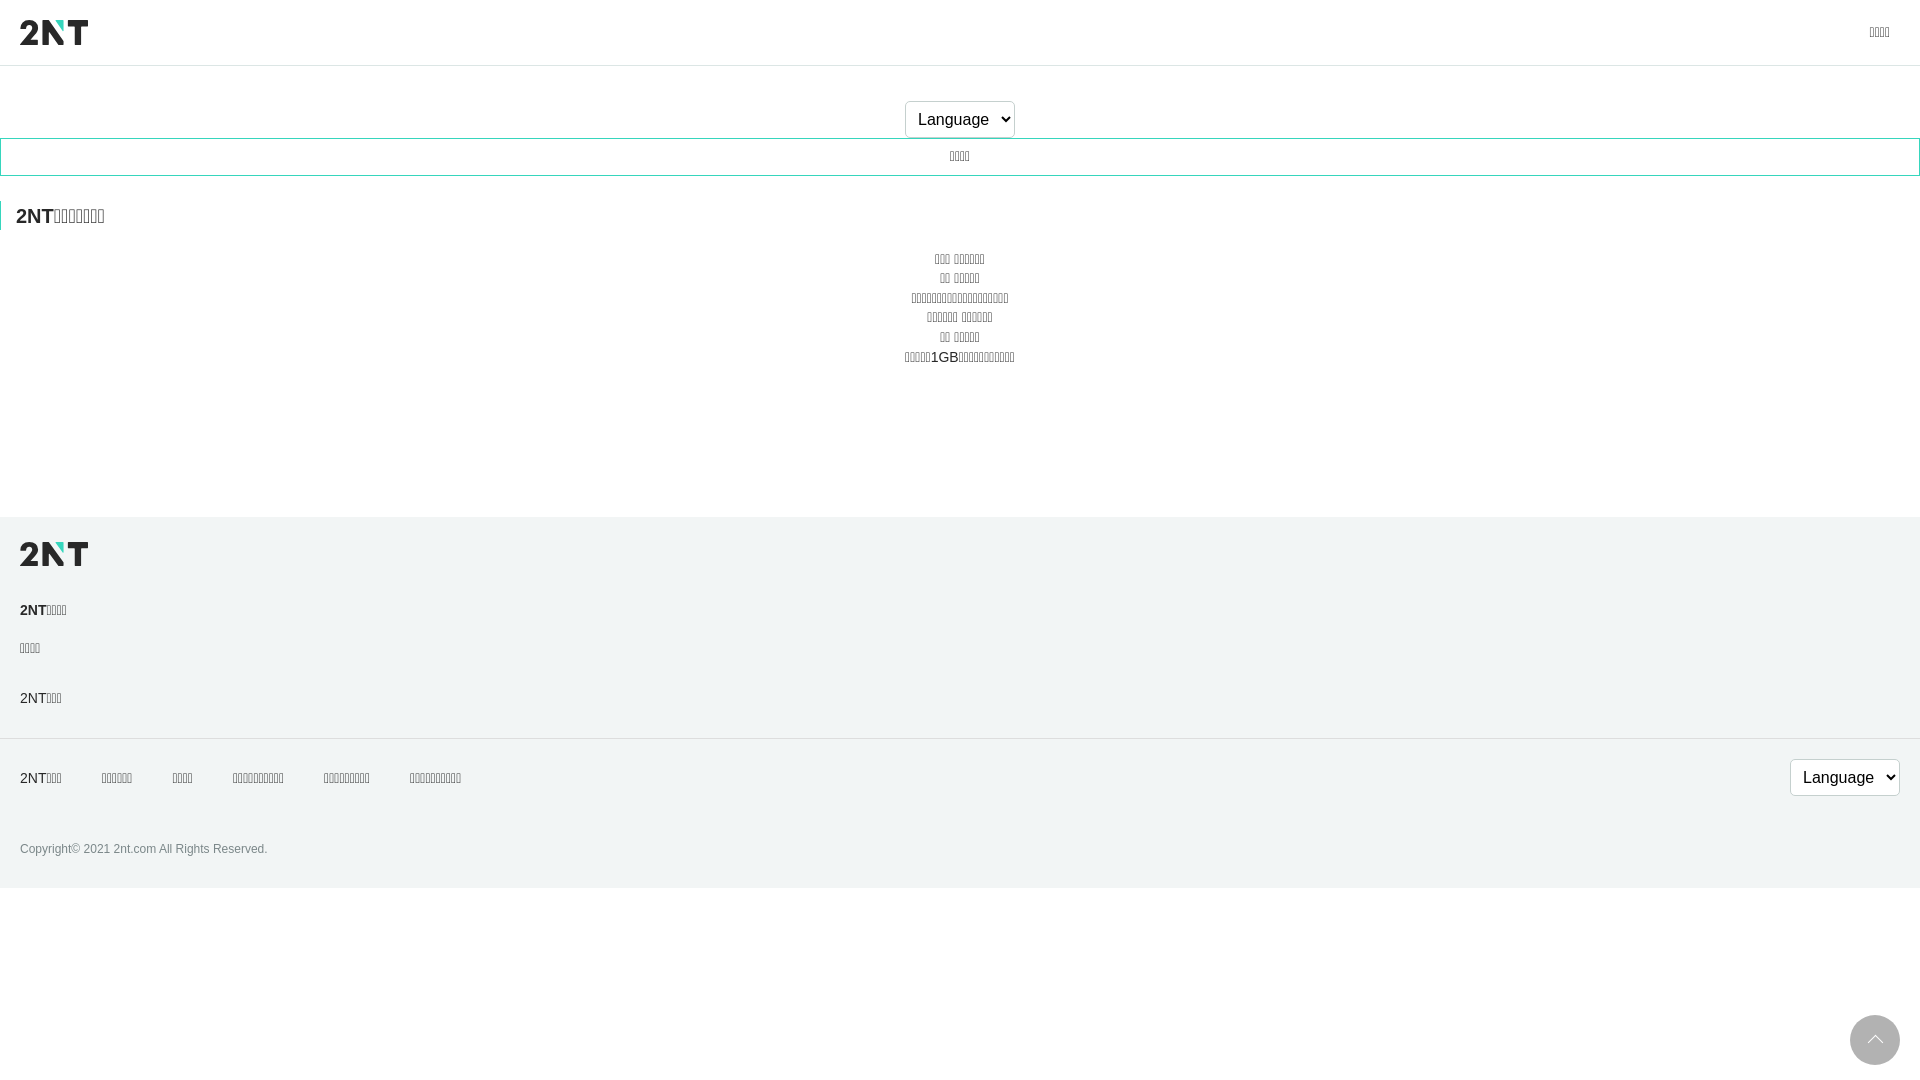 The height and width of the screenshot is (1080, 1920). Describe the element at coordinates (53, 31) in the screenshot. I see `'2NT'` at that location.